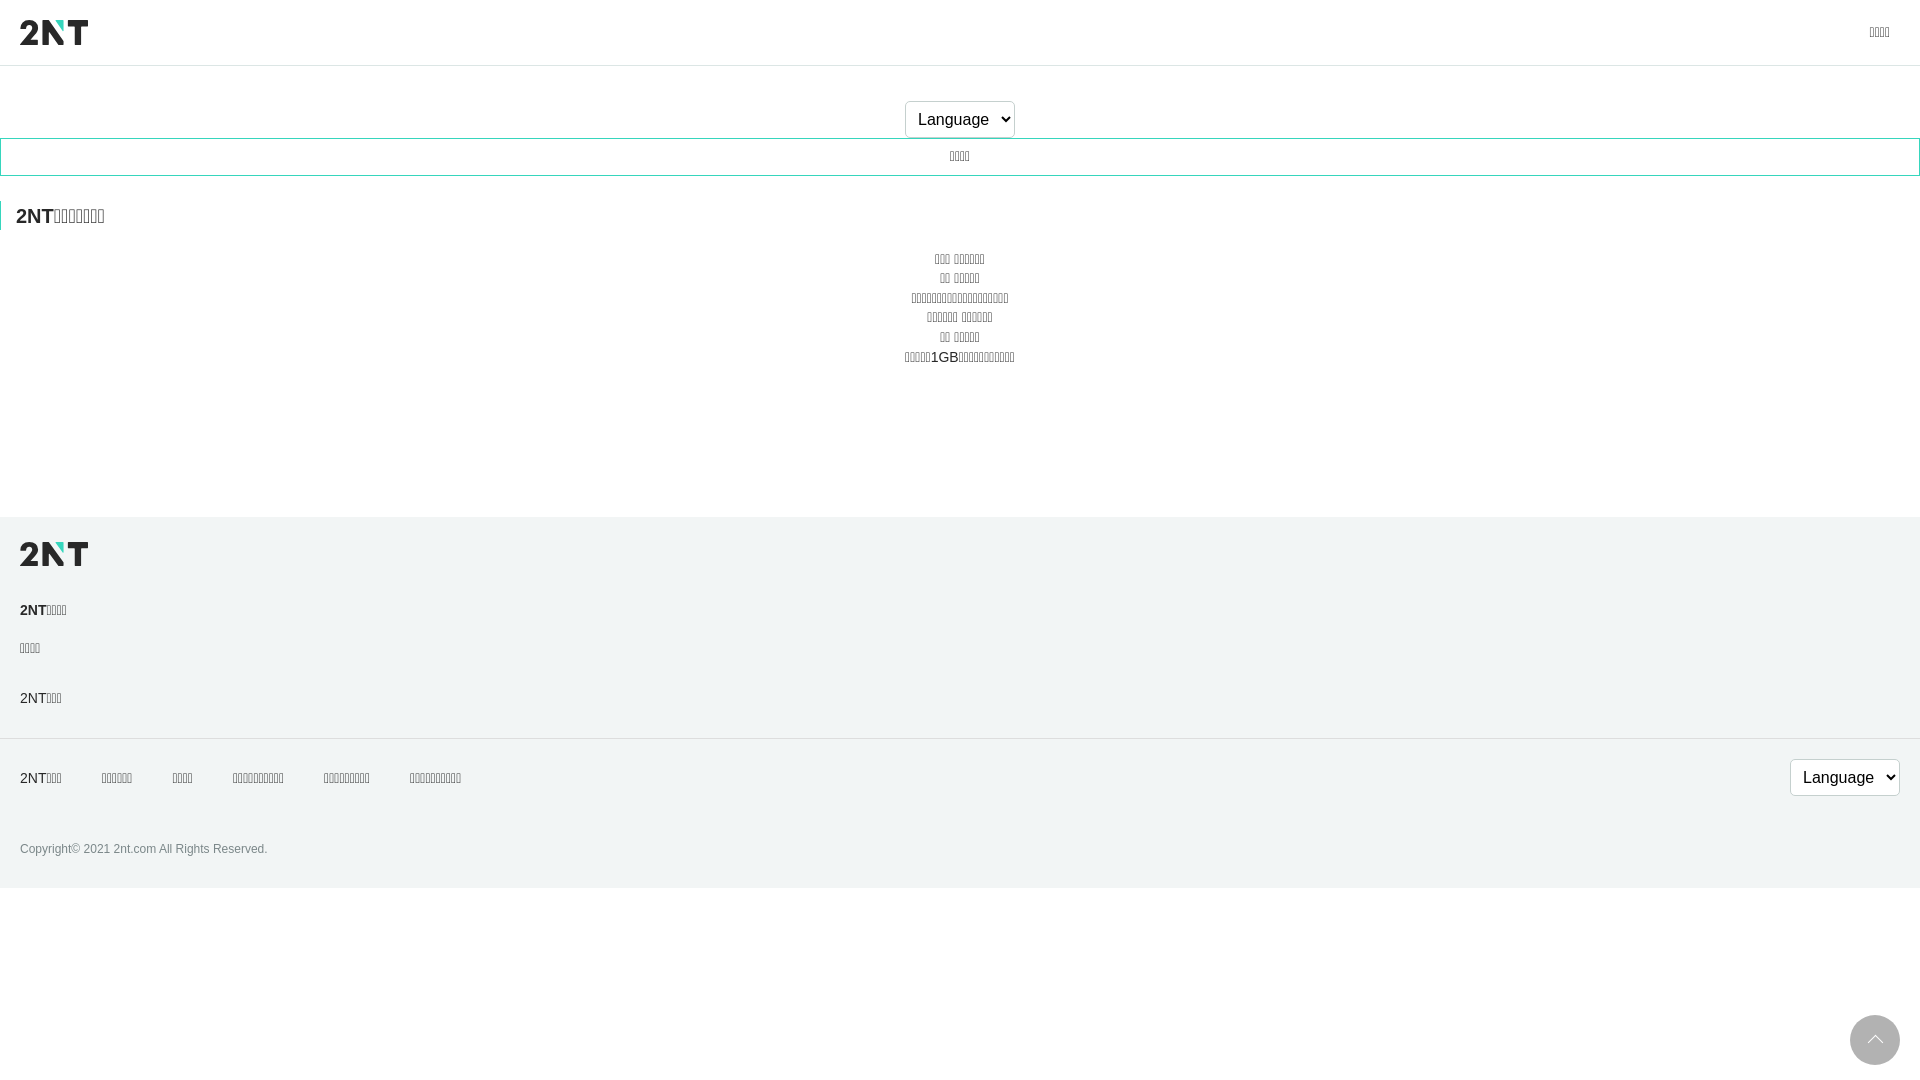 The height and width of the screenshot is (1080, 1920). Describe the element at coordinates (53, 31) in the screenshot. I see `'2NT'` at that location.